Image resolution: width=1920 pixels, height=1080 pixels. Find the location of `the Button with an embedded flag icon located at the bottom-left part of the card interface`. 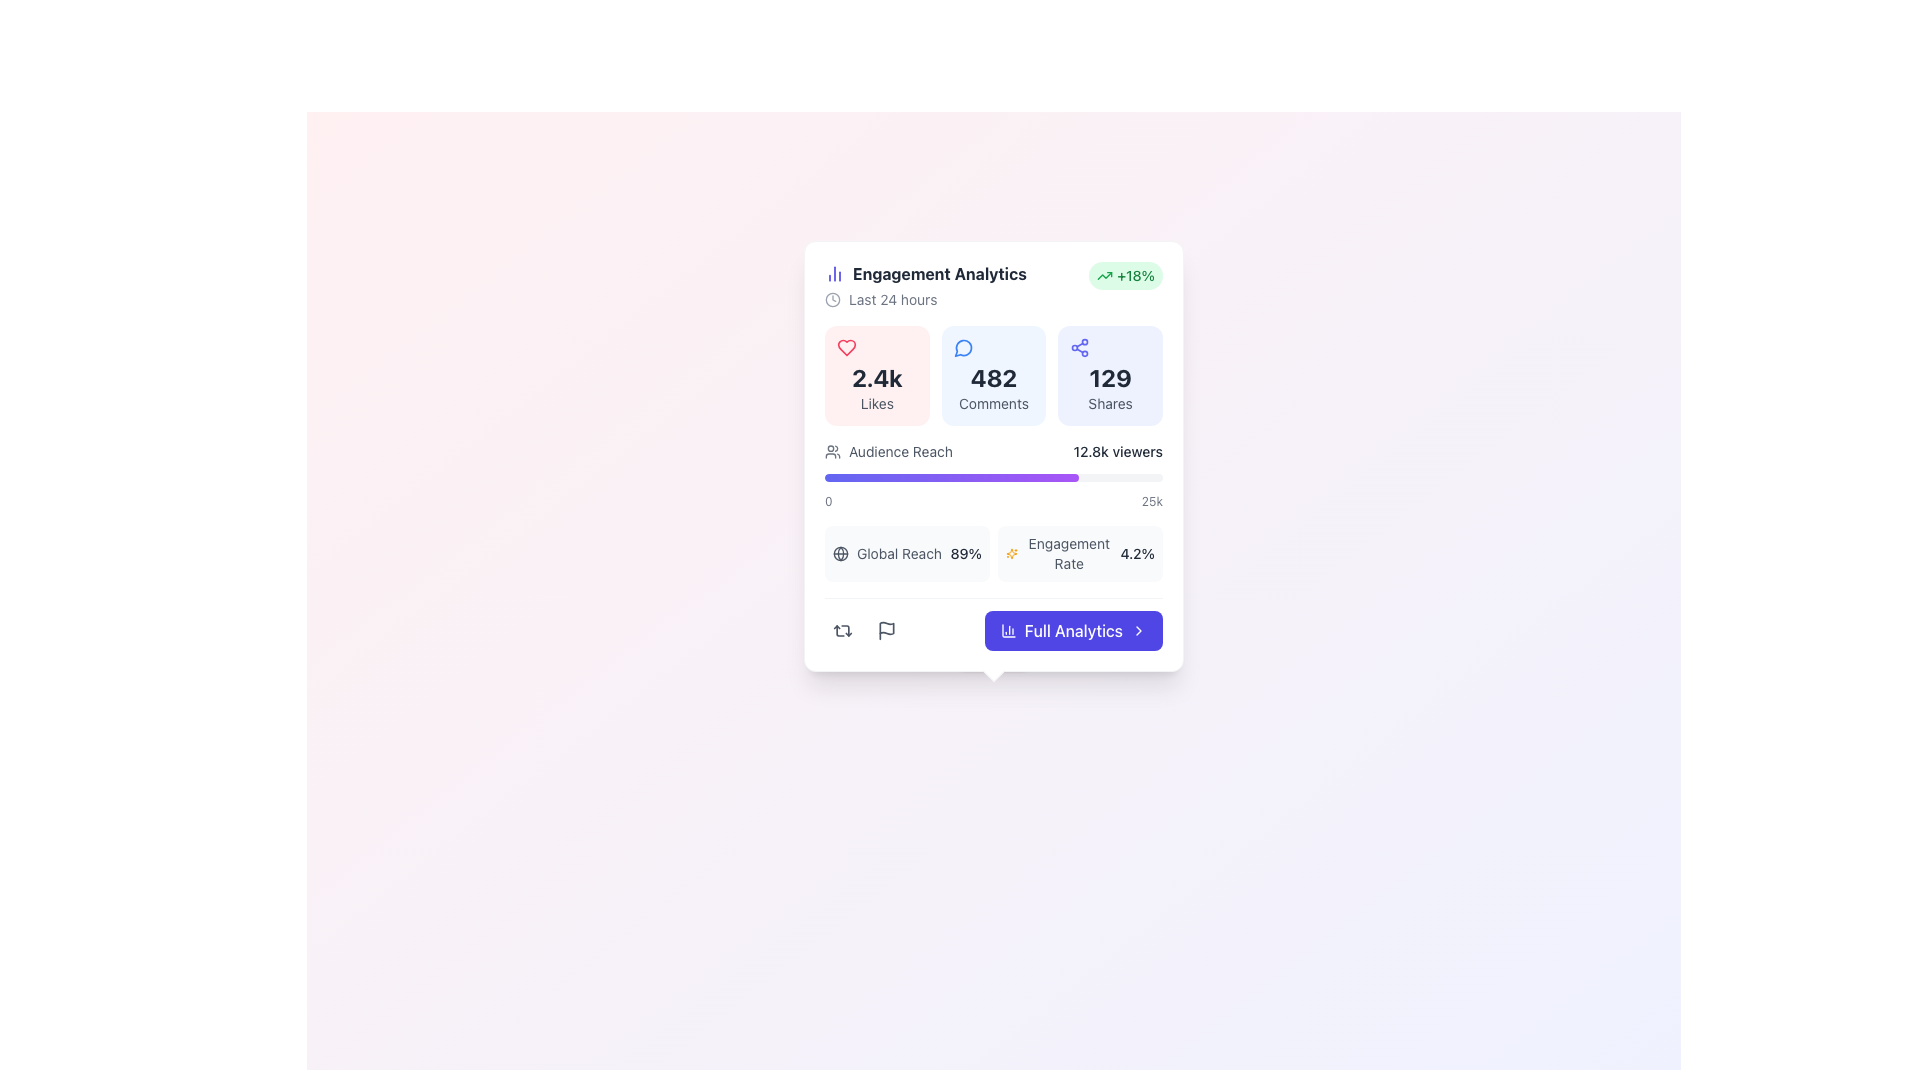

the Button with an embedded flag icon located at the bottom-left part of the card interface is located at coordinates (886, 631).